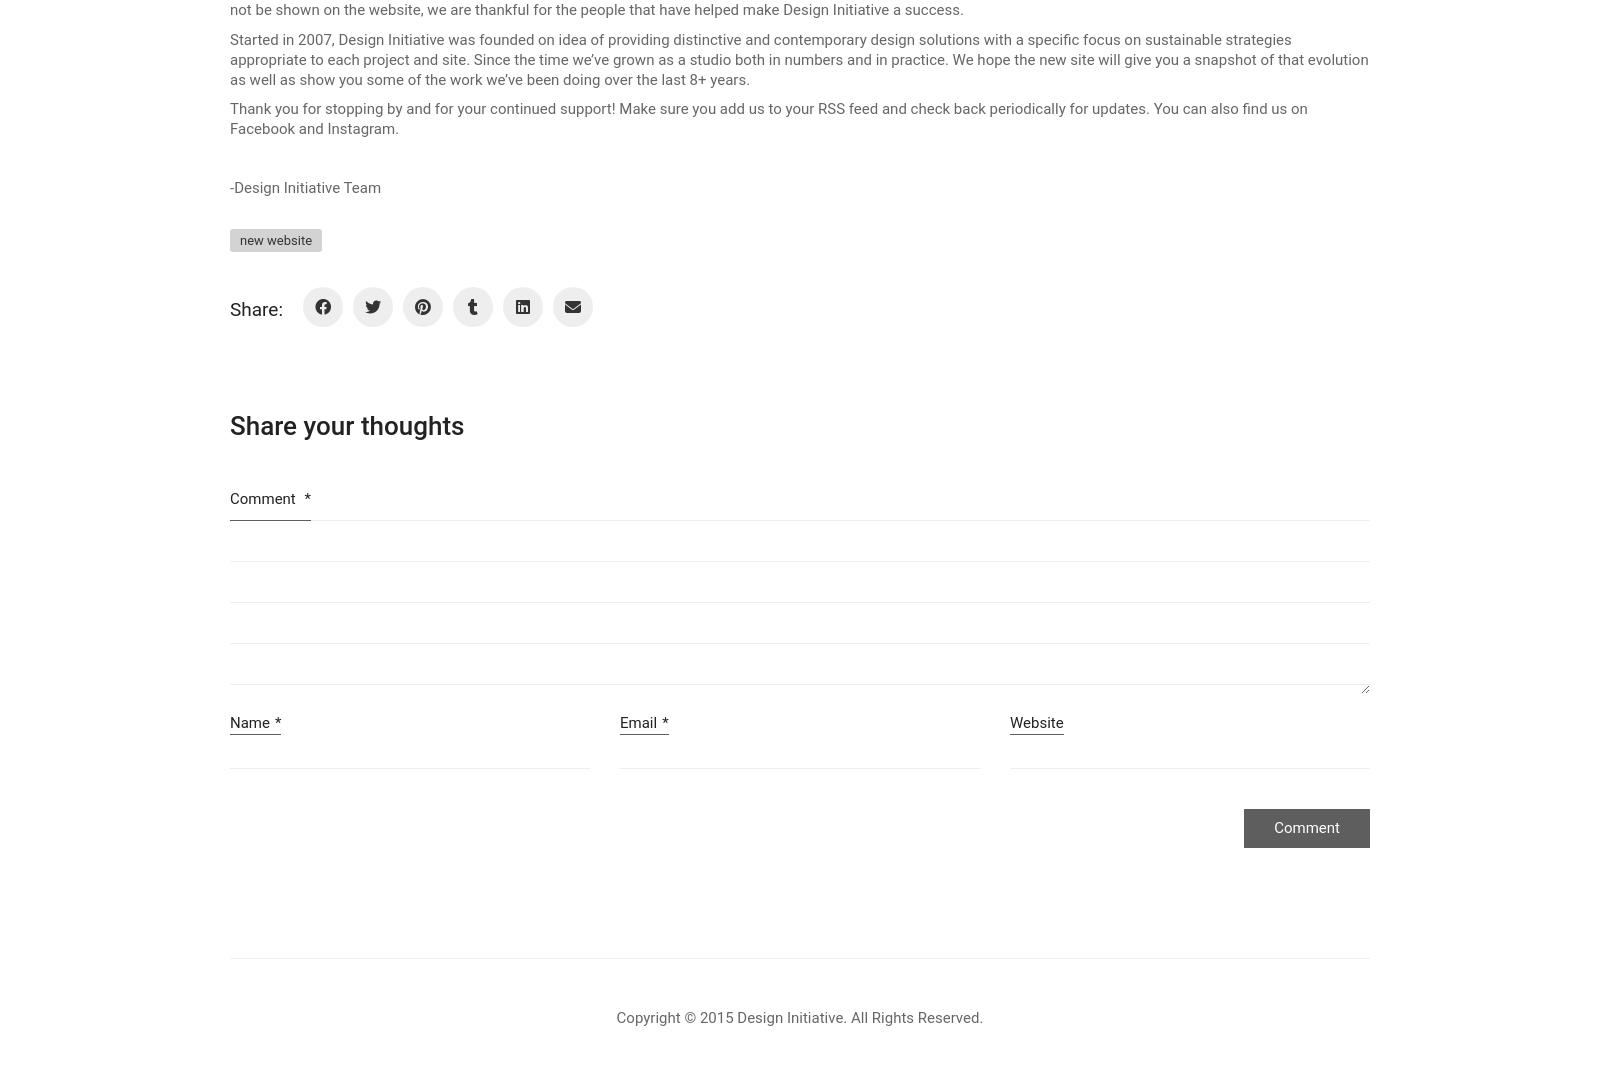 The width and height of the screenshot is (1600, 1069). Describe the element at coordinates (768, 118) in the screenshot. I see `'Thank you for stopping by and for your continued support! Make sure you add us to your RSS feed and check back periodically for updates. You can also find us on Facebook and Instagram.'` at that location.